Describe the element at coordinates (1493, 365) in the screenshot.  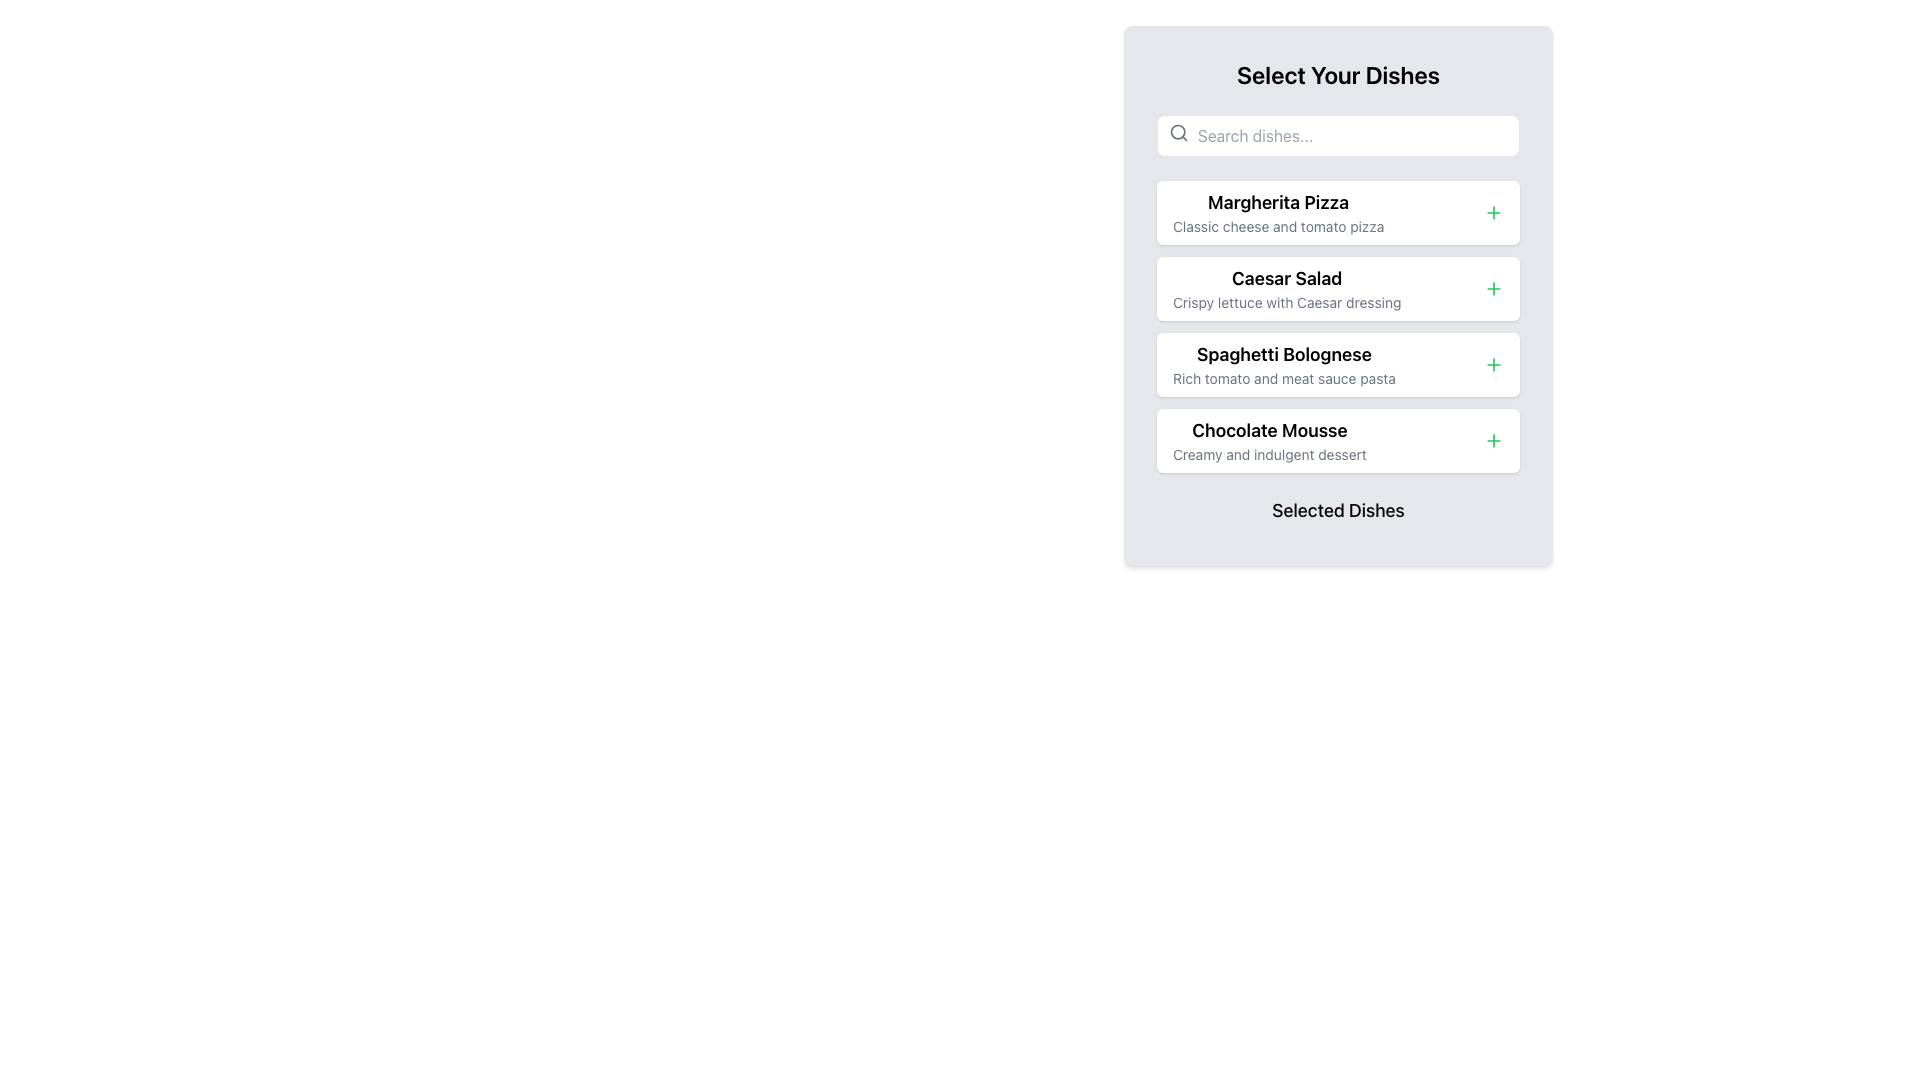
I see `the green-colored plus icon button at the far right end of the 'Spaghetti Bolognese' list item` at that location.